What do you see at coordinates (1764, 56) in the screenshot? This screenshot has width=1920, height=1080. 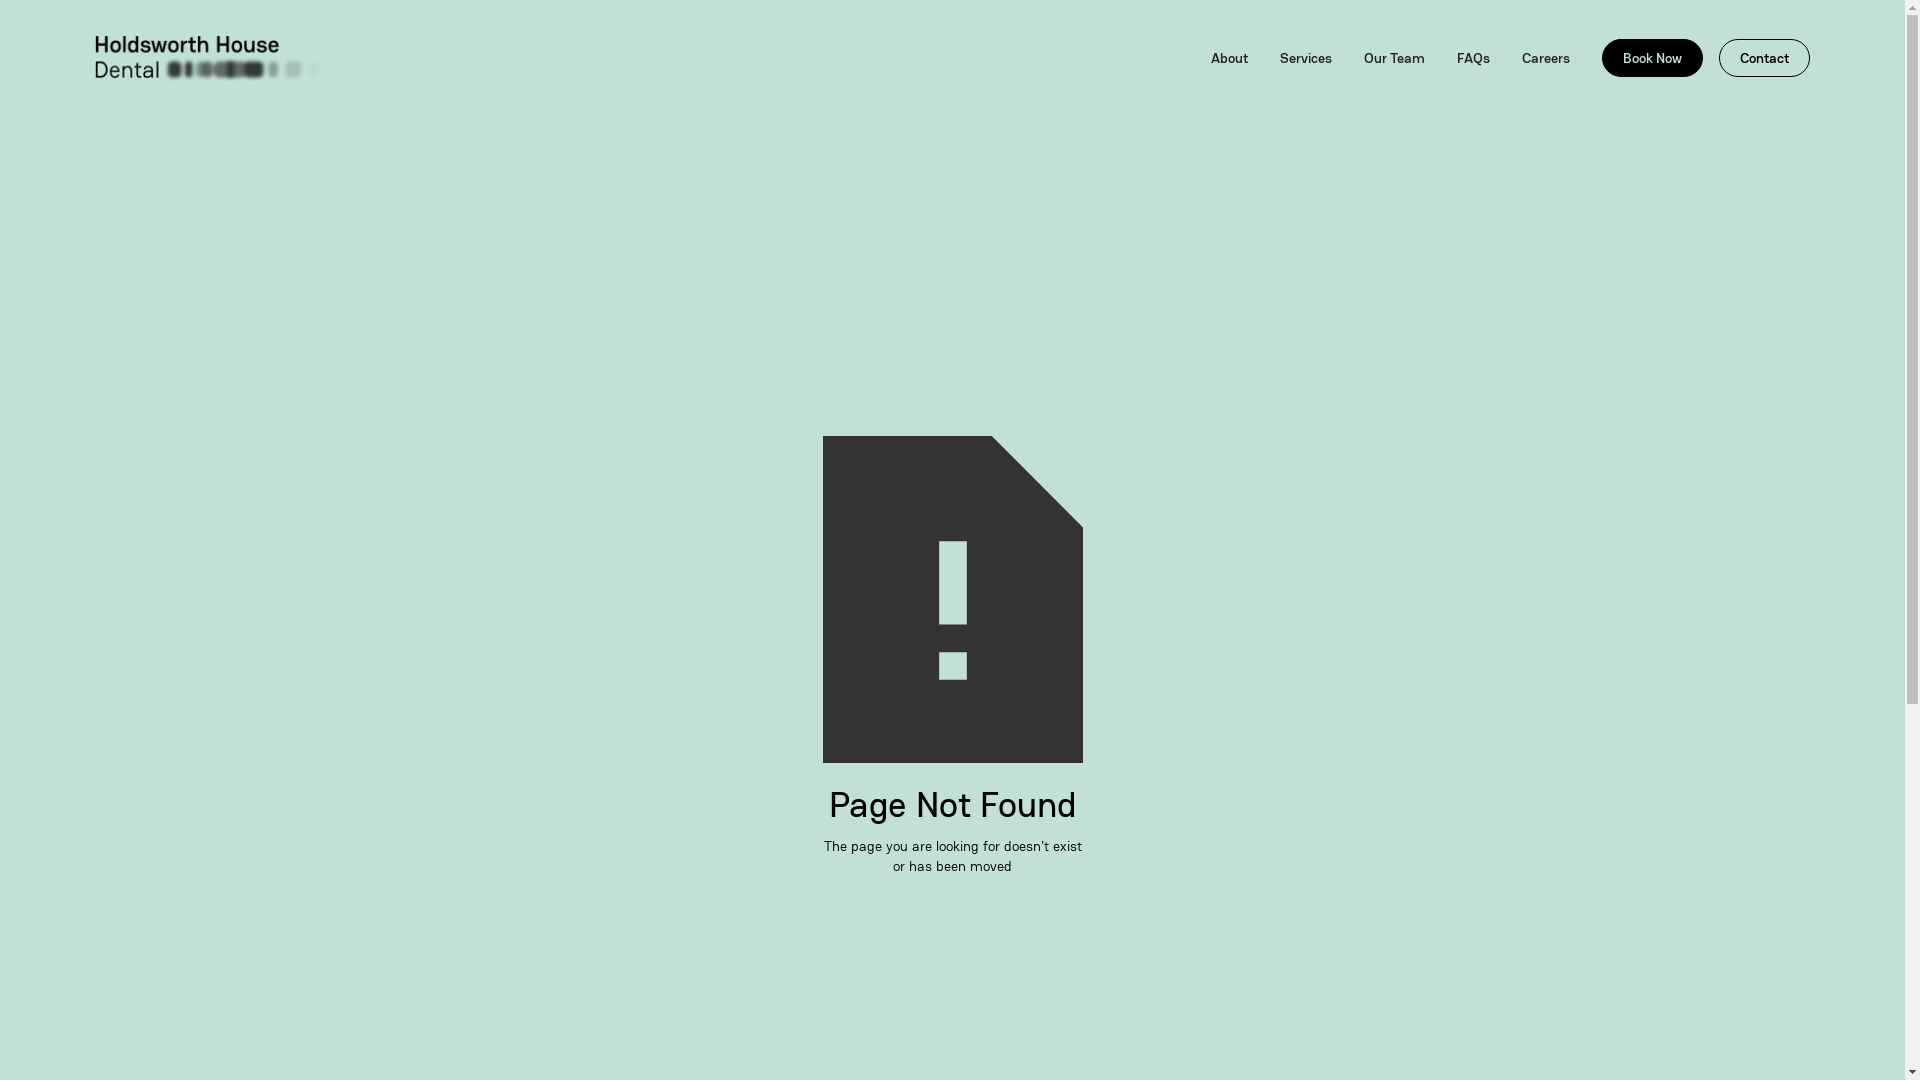 I see `'Contact'` at bounding box center [1764, 56].